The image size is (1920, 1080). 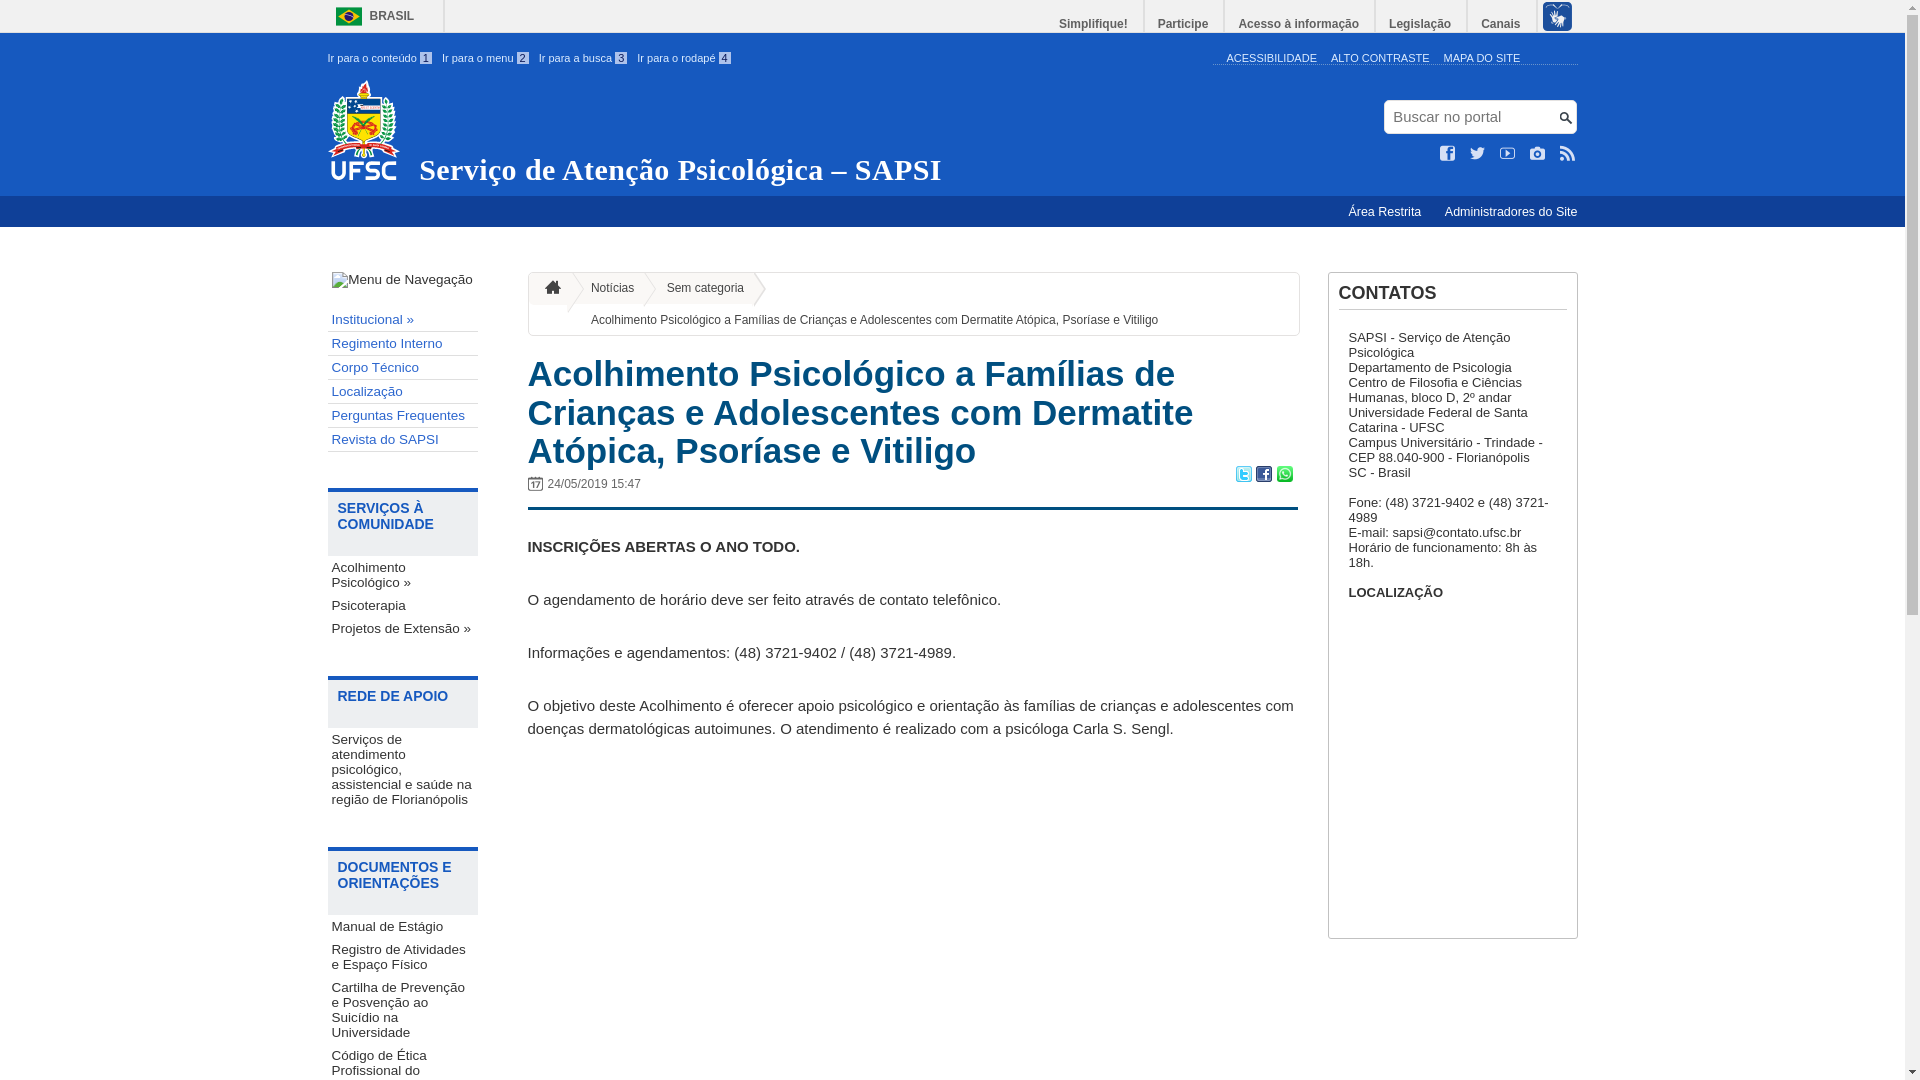 What do you see at coordinates (402, 415) in the screenshot?
I see `'Perguntas Frequentes'` at bounding box center [402, 415].